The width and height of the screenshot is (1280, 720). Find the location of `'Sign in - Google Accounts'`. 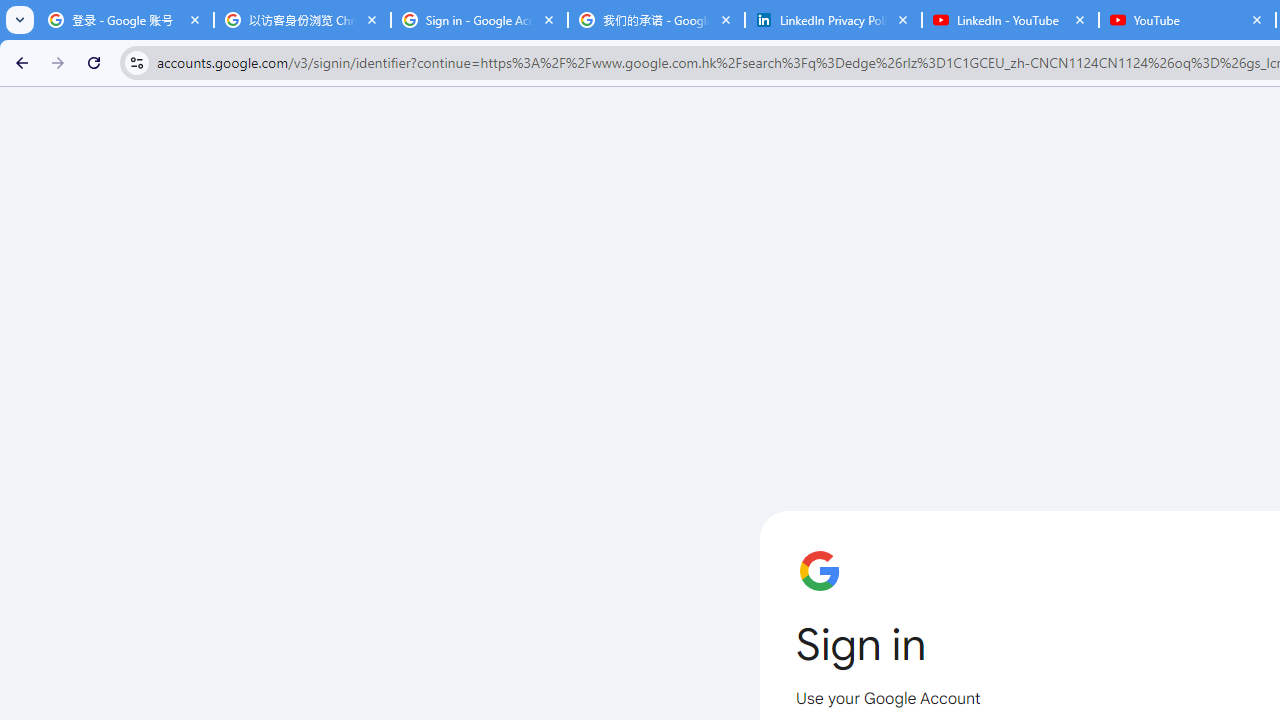

'Sign in - Google Accounts' is located at coordinates (478, 20).